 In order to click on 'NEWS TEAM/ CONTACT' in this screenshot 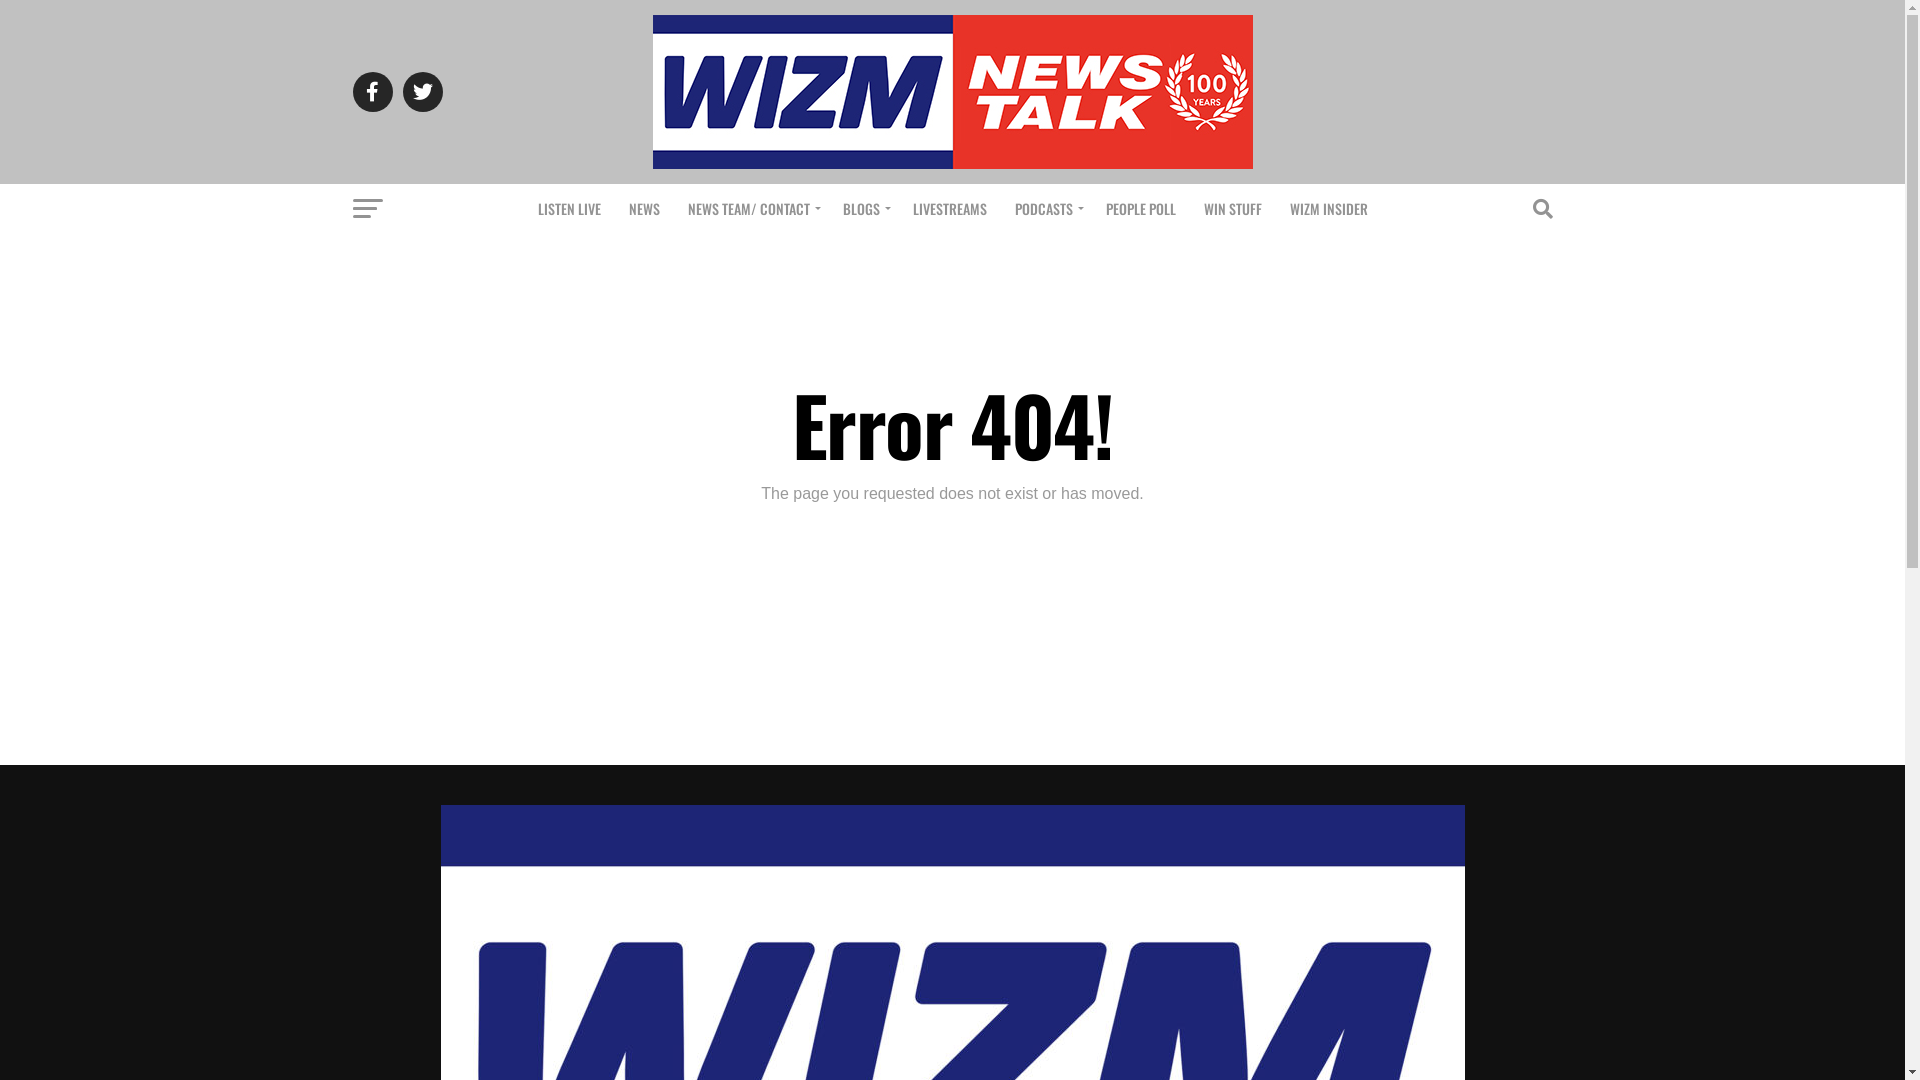, I will do `click(750, 208)`.